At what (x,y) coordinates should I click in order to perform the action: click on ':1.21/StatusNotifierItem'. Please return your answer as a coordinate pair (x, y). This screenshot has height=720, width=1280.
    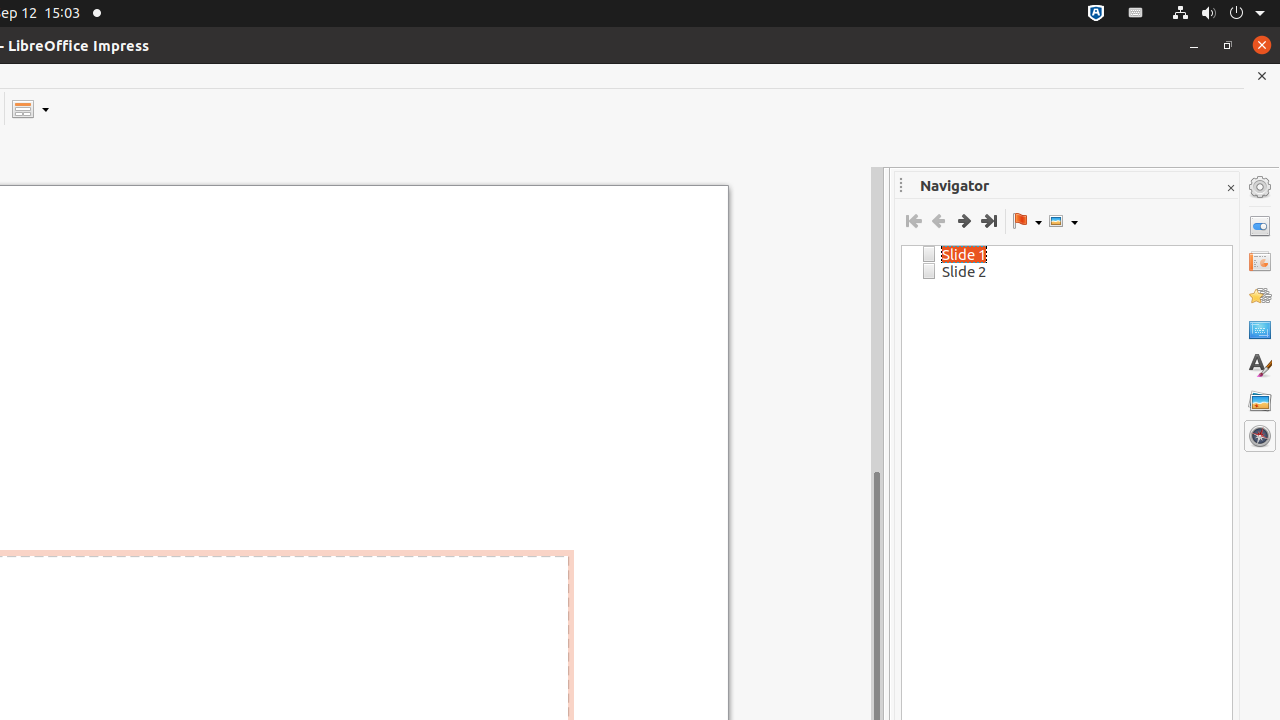
    Looking at the image, I should click on (1136, 13).